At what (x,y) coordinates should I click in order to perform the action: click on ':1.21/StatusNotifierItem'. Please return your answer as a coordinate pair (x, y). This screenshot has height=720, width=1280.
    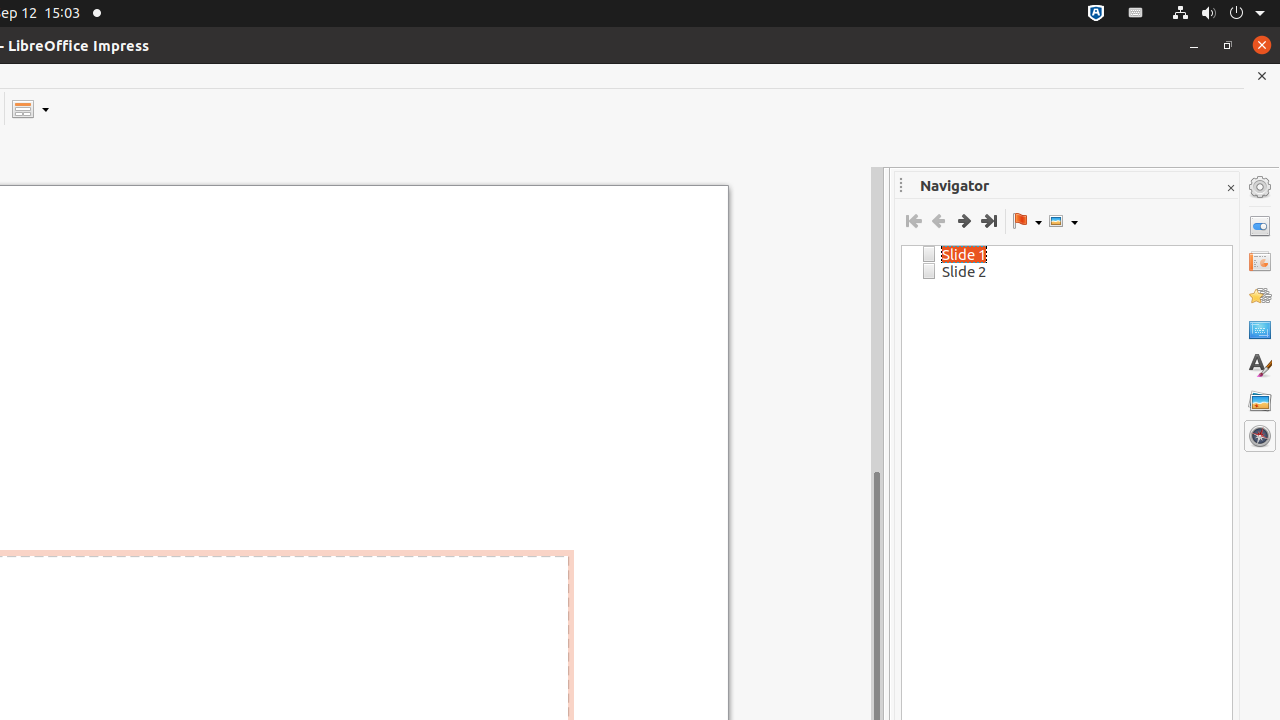
    Looking at the image, I should click on (1136, 13).